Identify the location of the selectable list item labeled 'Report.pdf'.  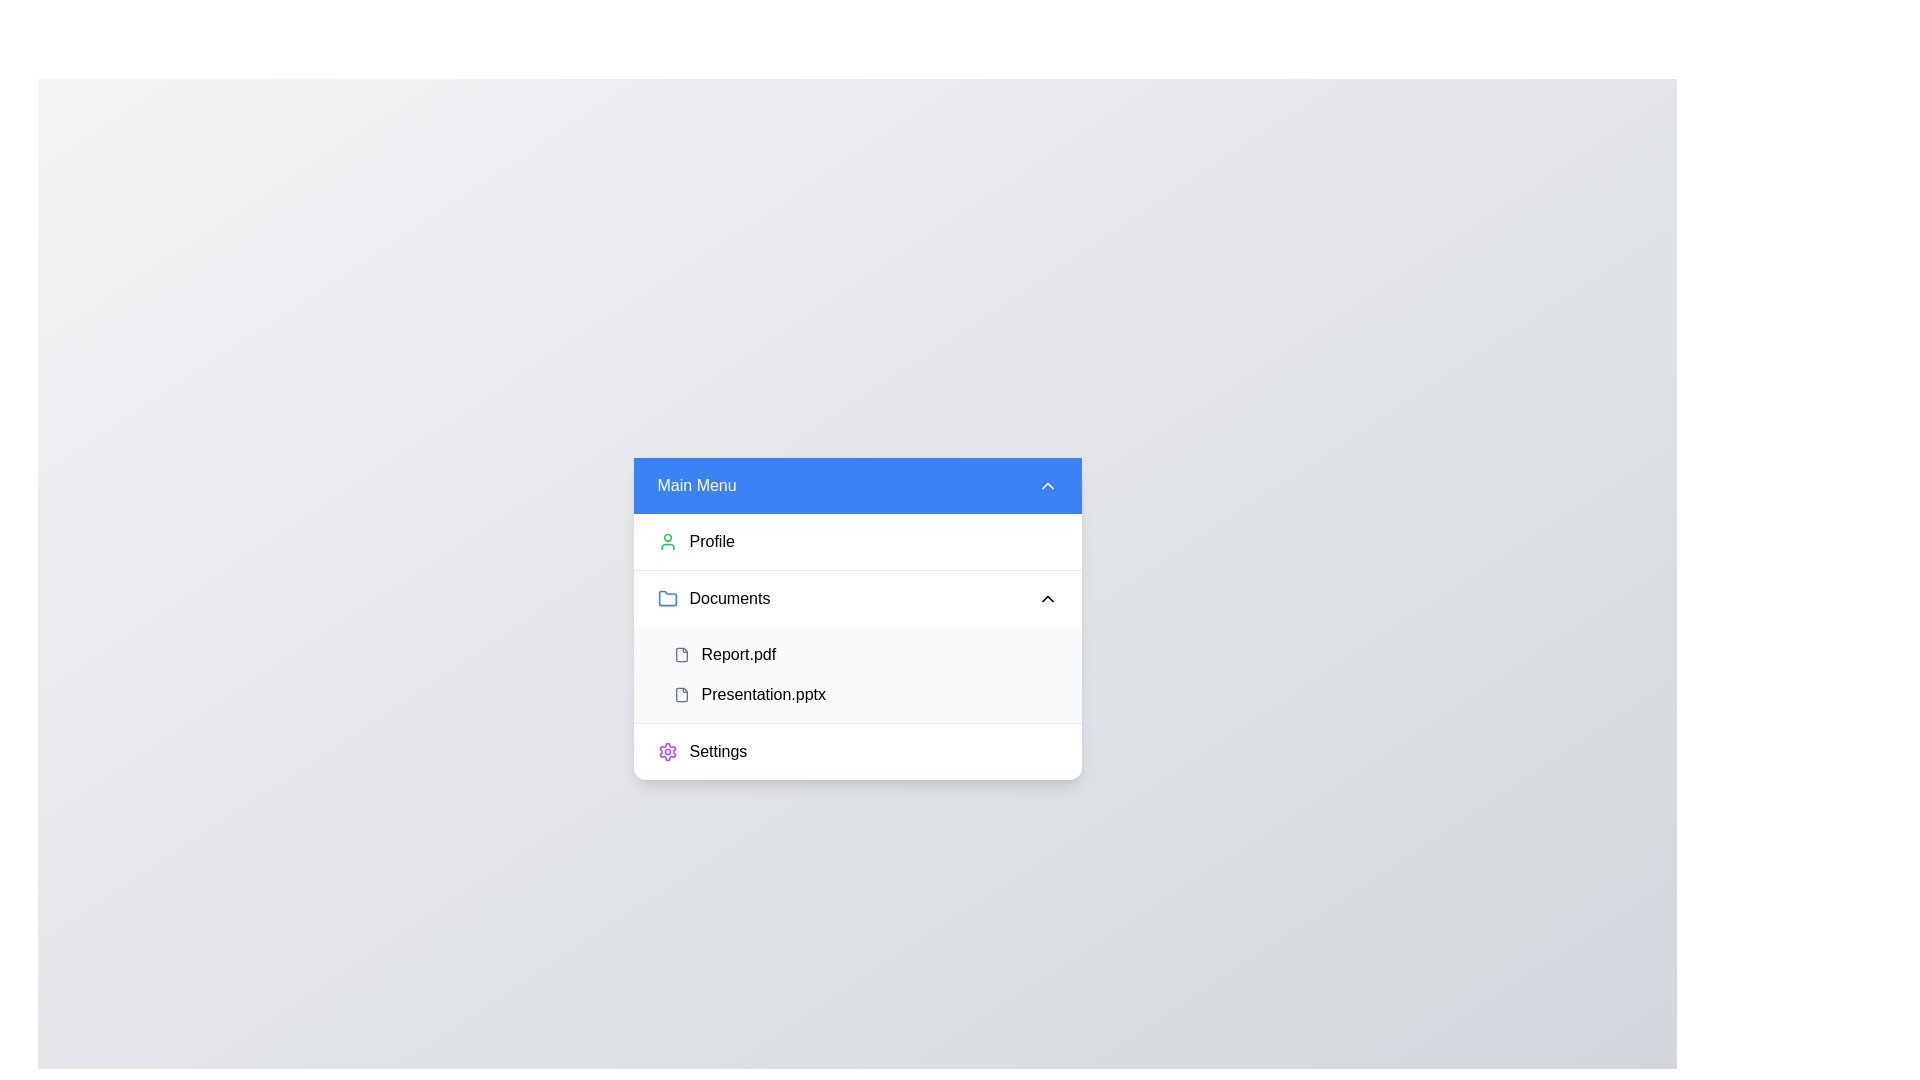
(877, 655).